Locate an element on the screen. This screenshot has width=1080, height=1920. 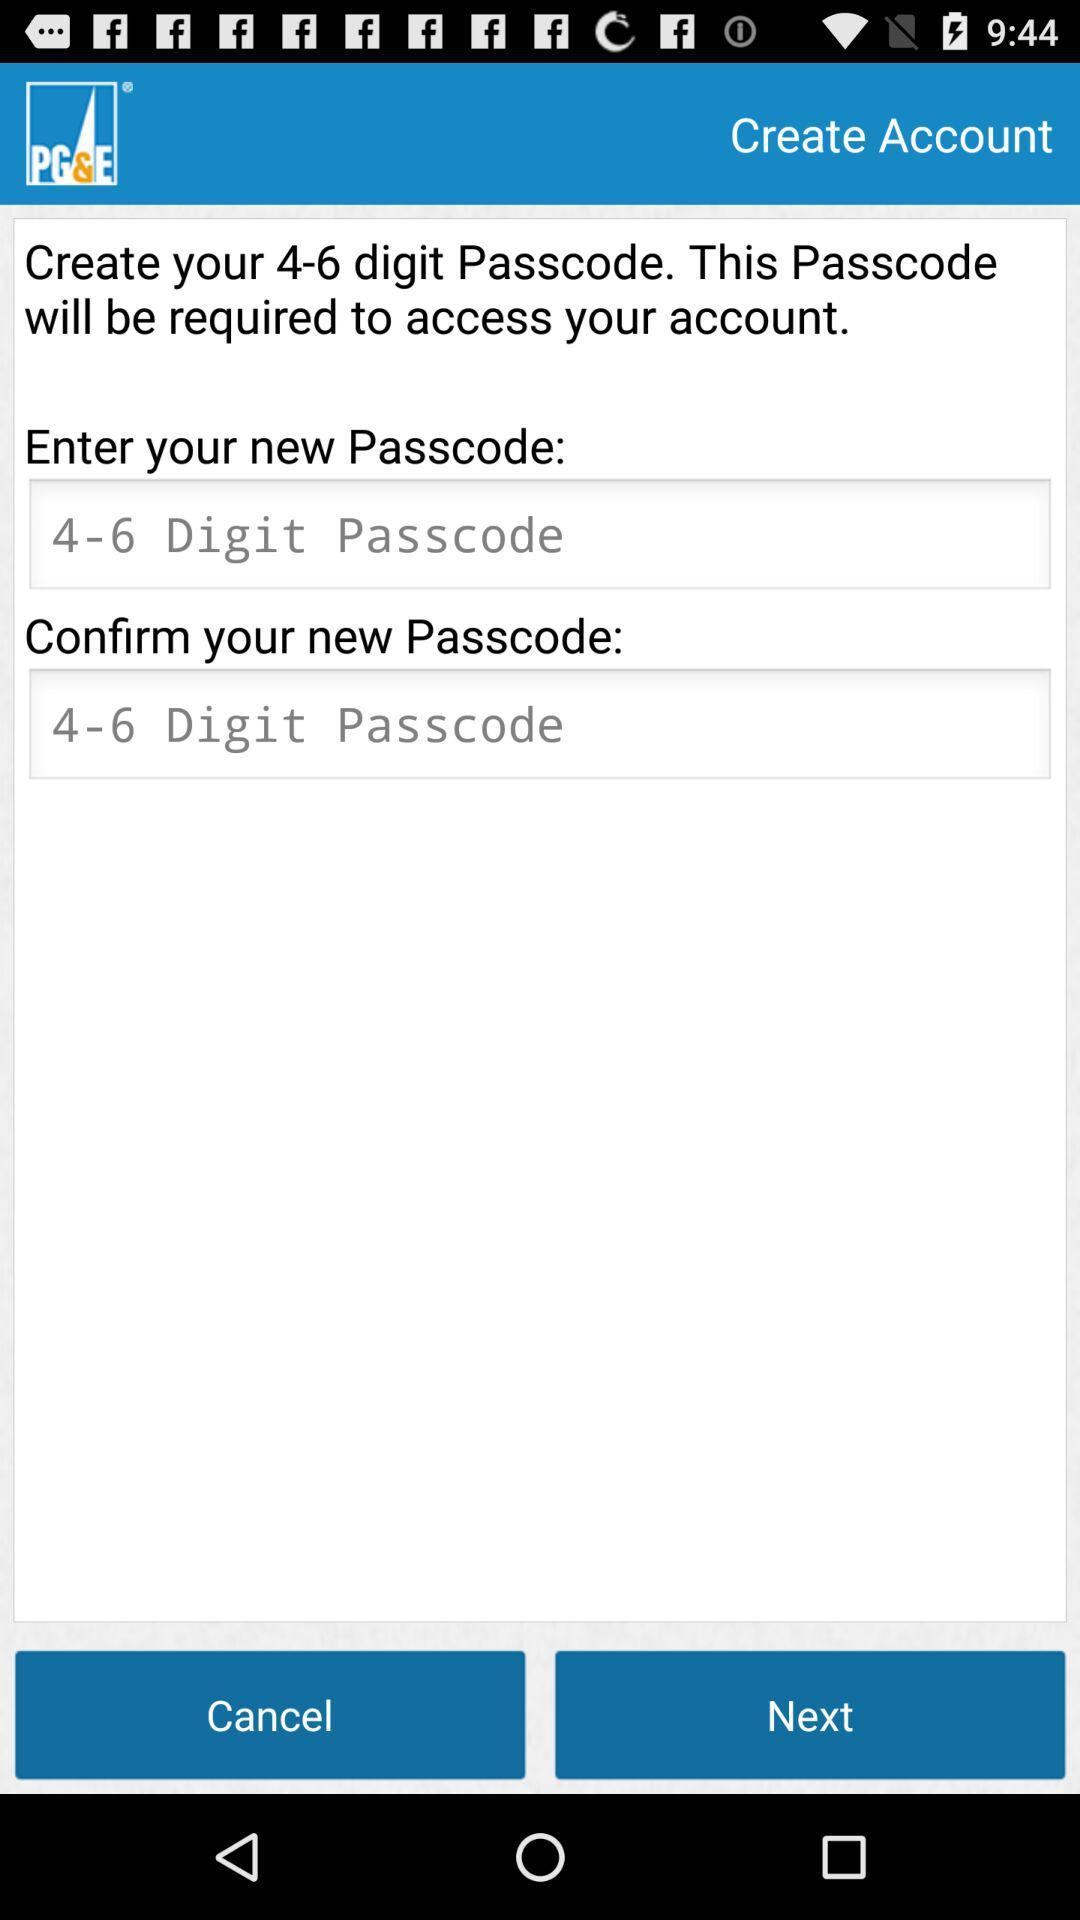
the cancel item is located at coordinates (270, 1713).